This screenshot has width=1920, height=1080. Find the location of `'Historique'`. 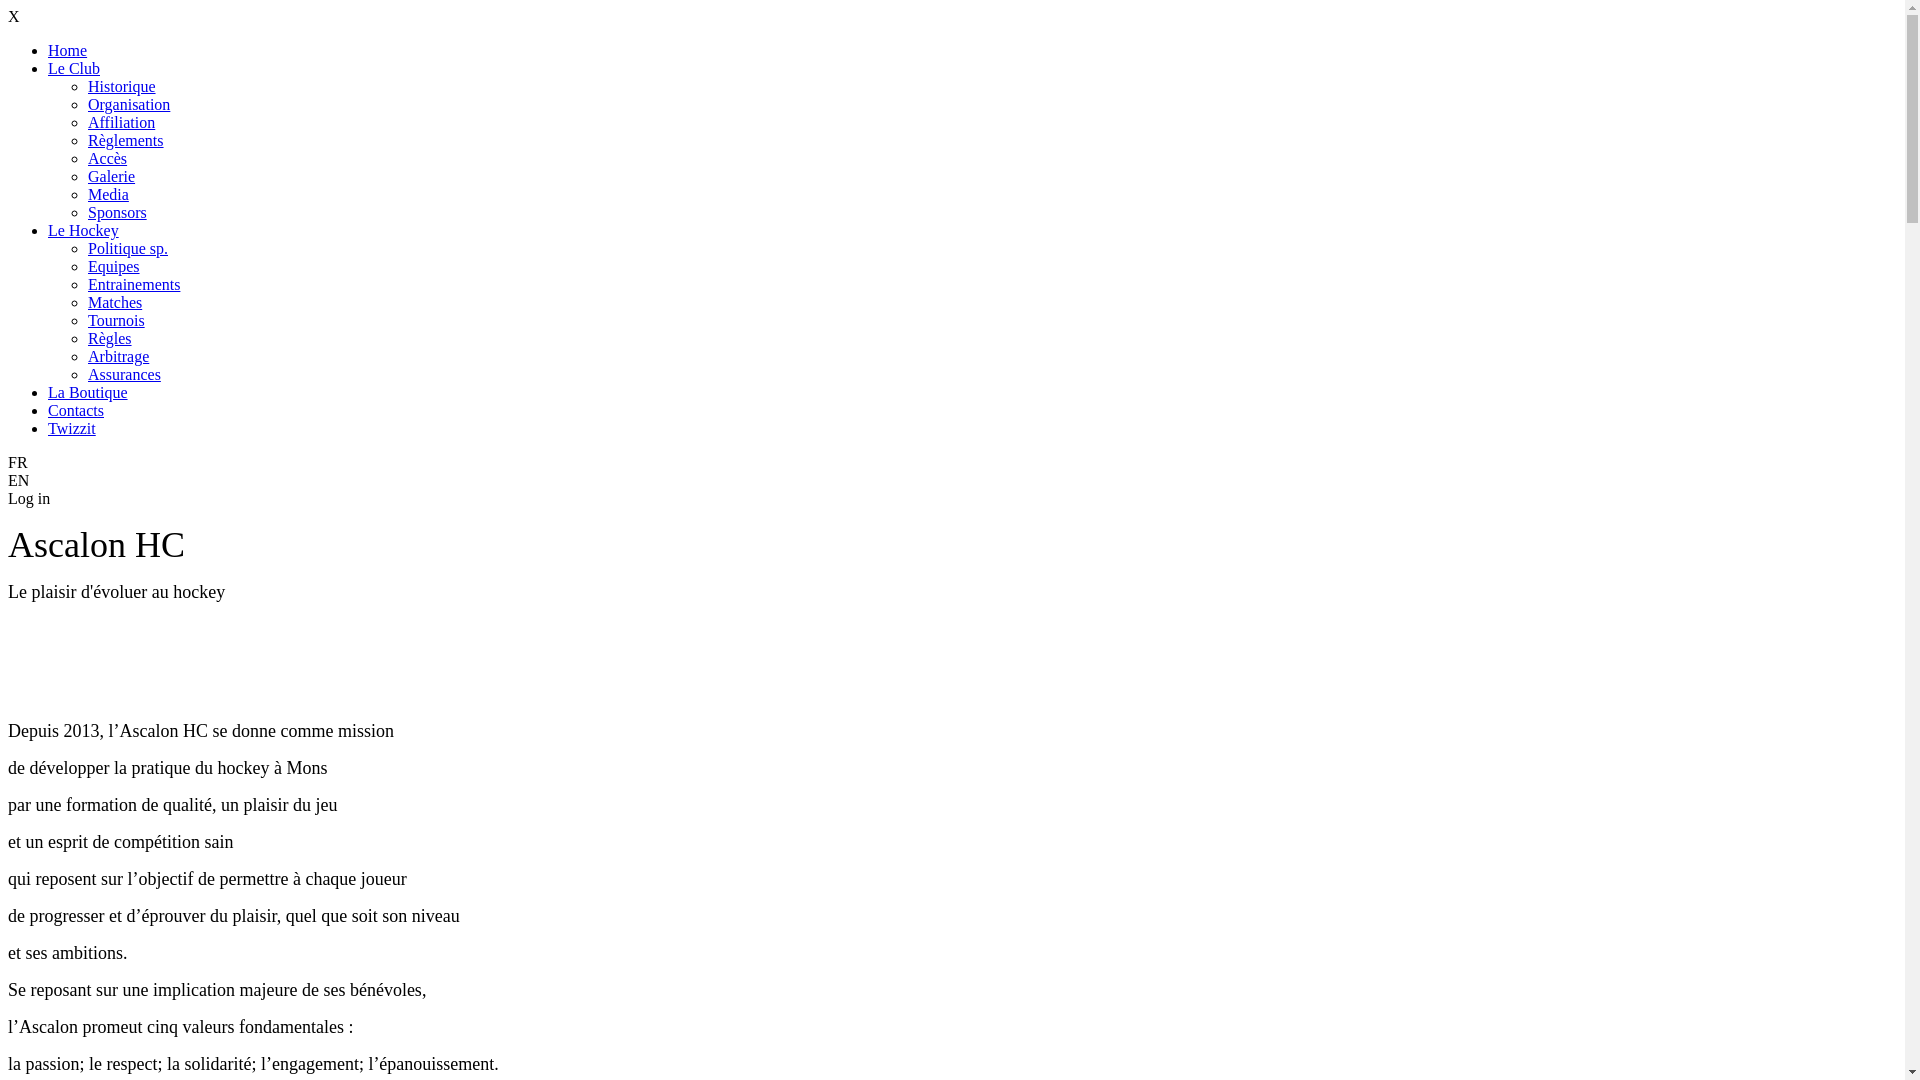

'Historique' is located at coordinates (120, 85).